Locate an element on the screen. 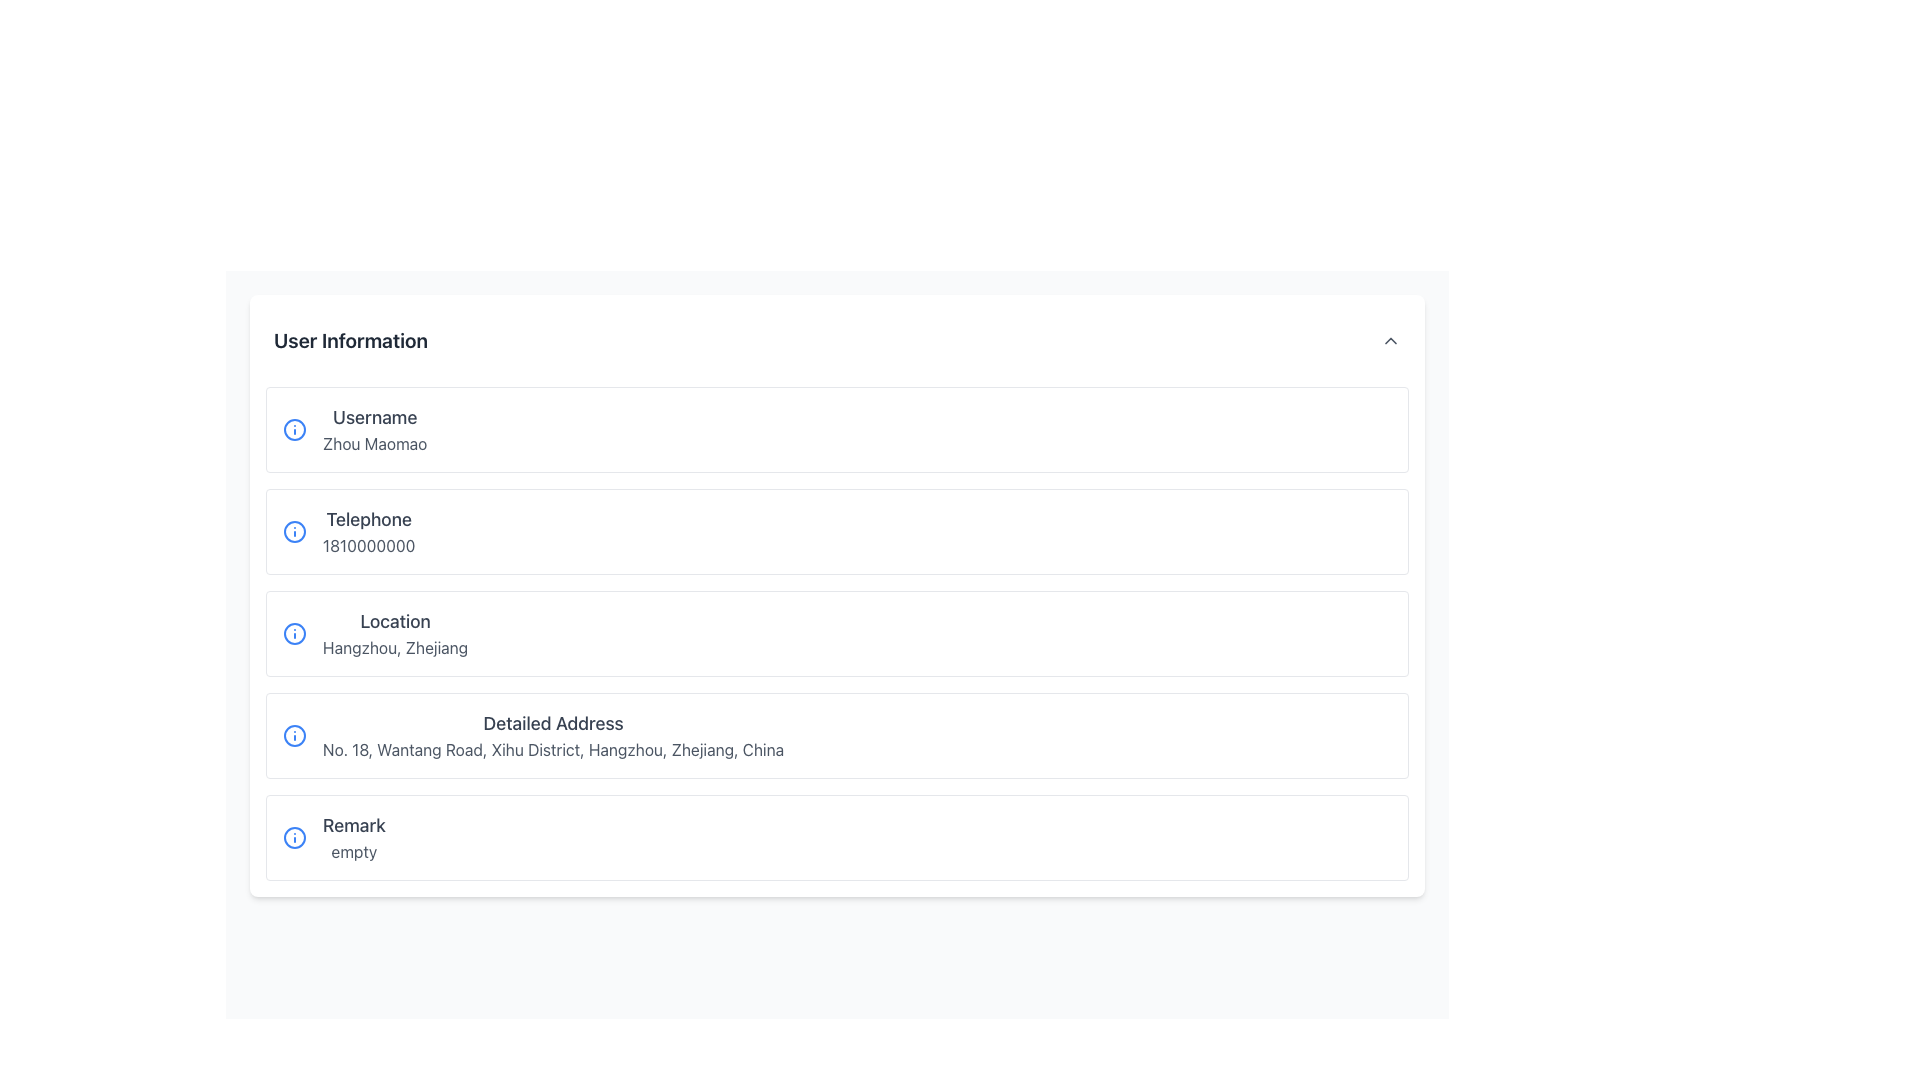 The height and width of the screenshot is (1080, 1920). the Read-only Text displaying 'empty' located in the 'Remark' section of the user information panel is located at coordinates (354, 852).